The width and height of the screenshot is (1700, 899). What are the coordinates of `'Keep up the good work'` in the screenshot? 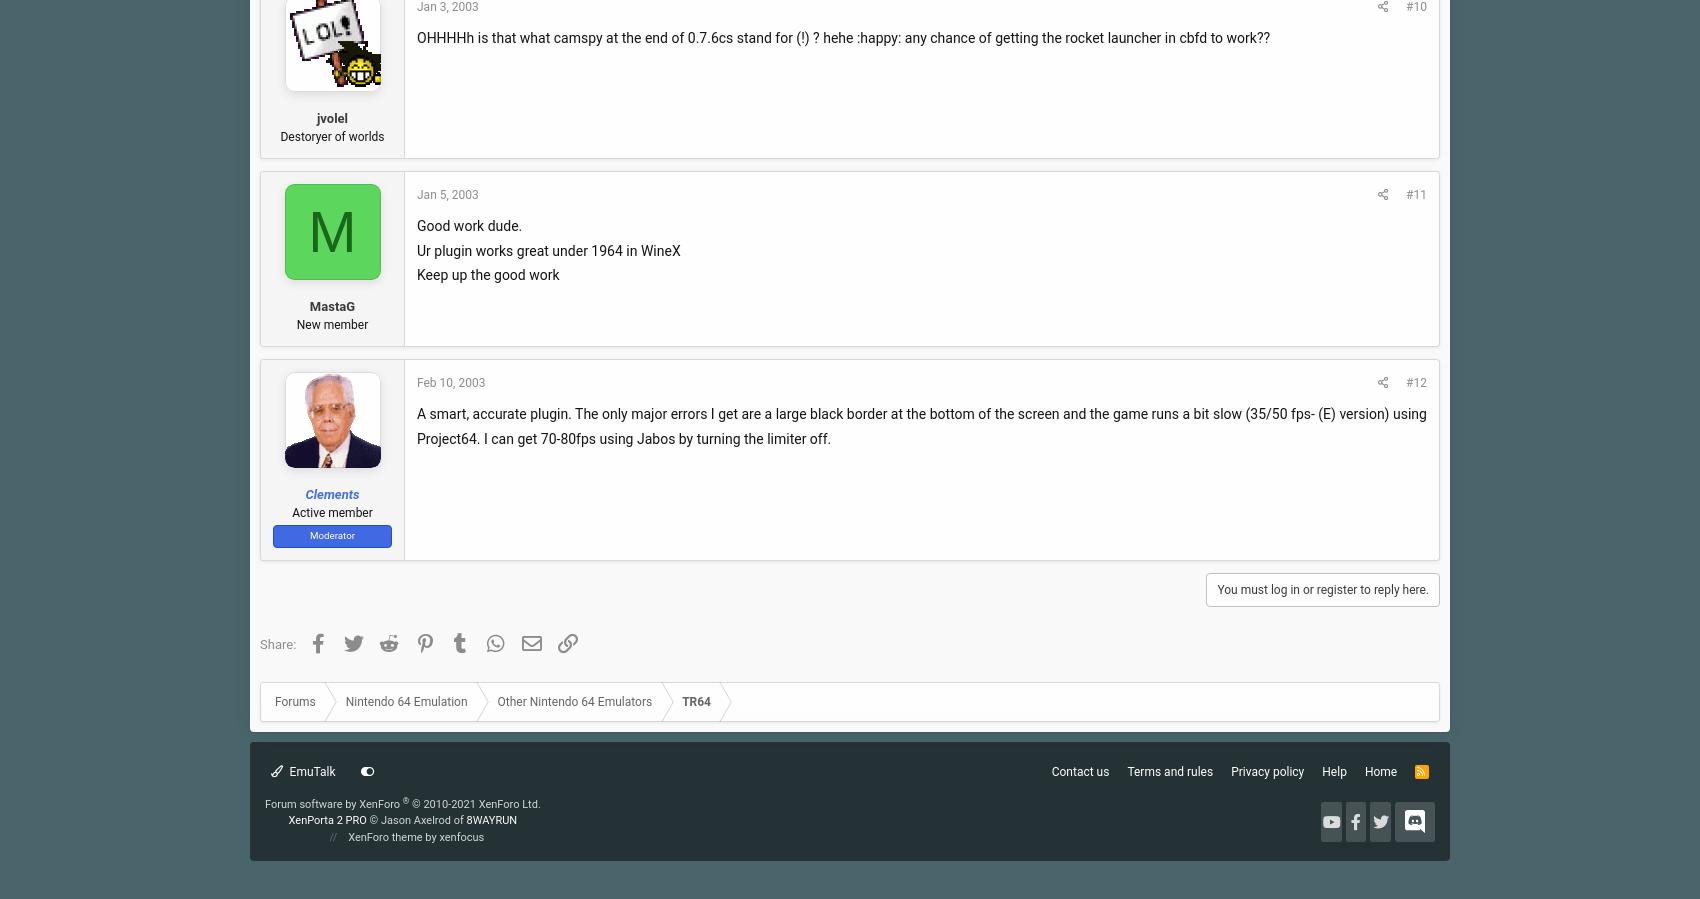 It's located at (488, 275).